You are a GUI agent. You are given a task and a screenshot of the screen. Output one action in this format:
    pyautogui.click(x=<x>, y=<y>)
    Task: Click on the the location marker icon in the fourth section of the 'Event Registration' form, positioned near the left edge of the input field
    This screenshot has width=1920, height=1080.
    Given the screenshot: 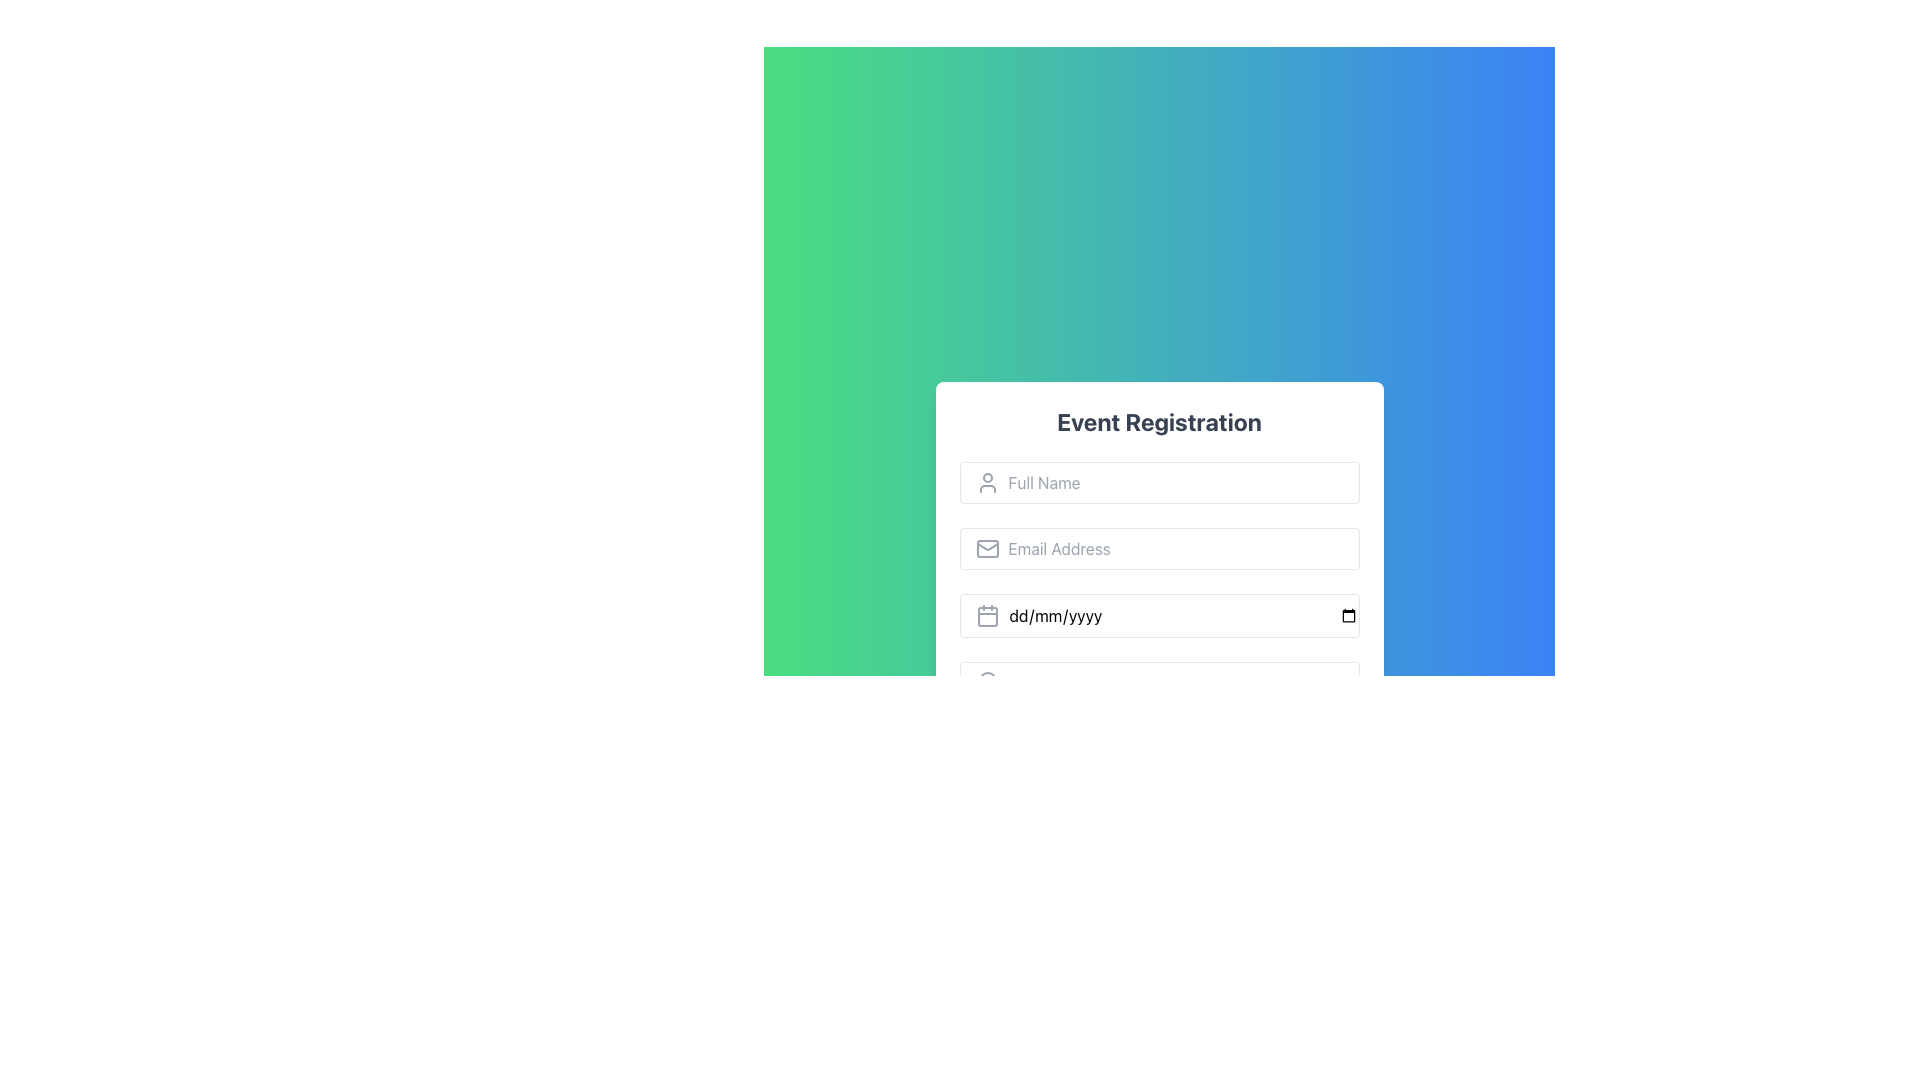 What is the action you would take?
    pyautogui.click(x=987, y=681)
    